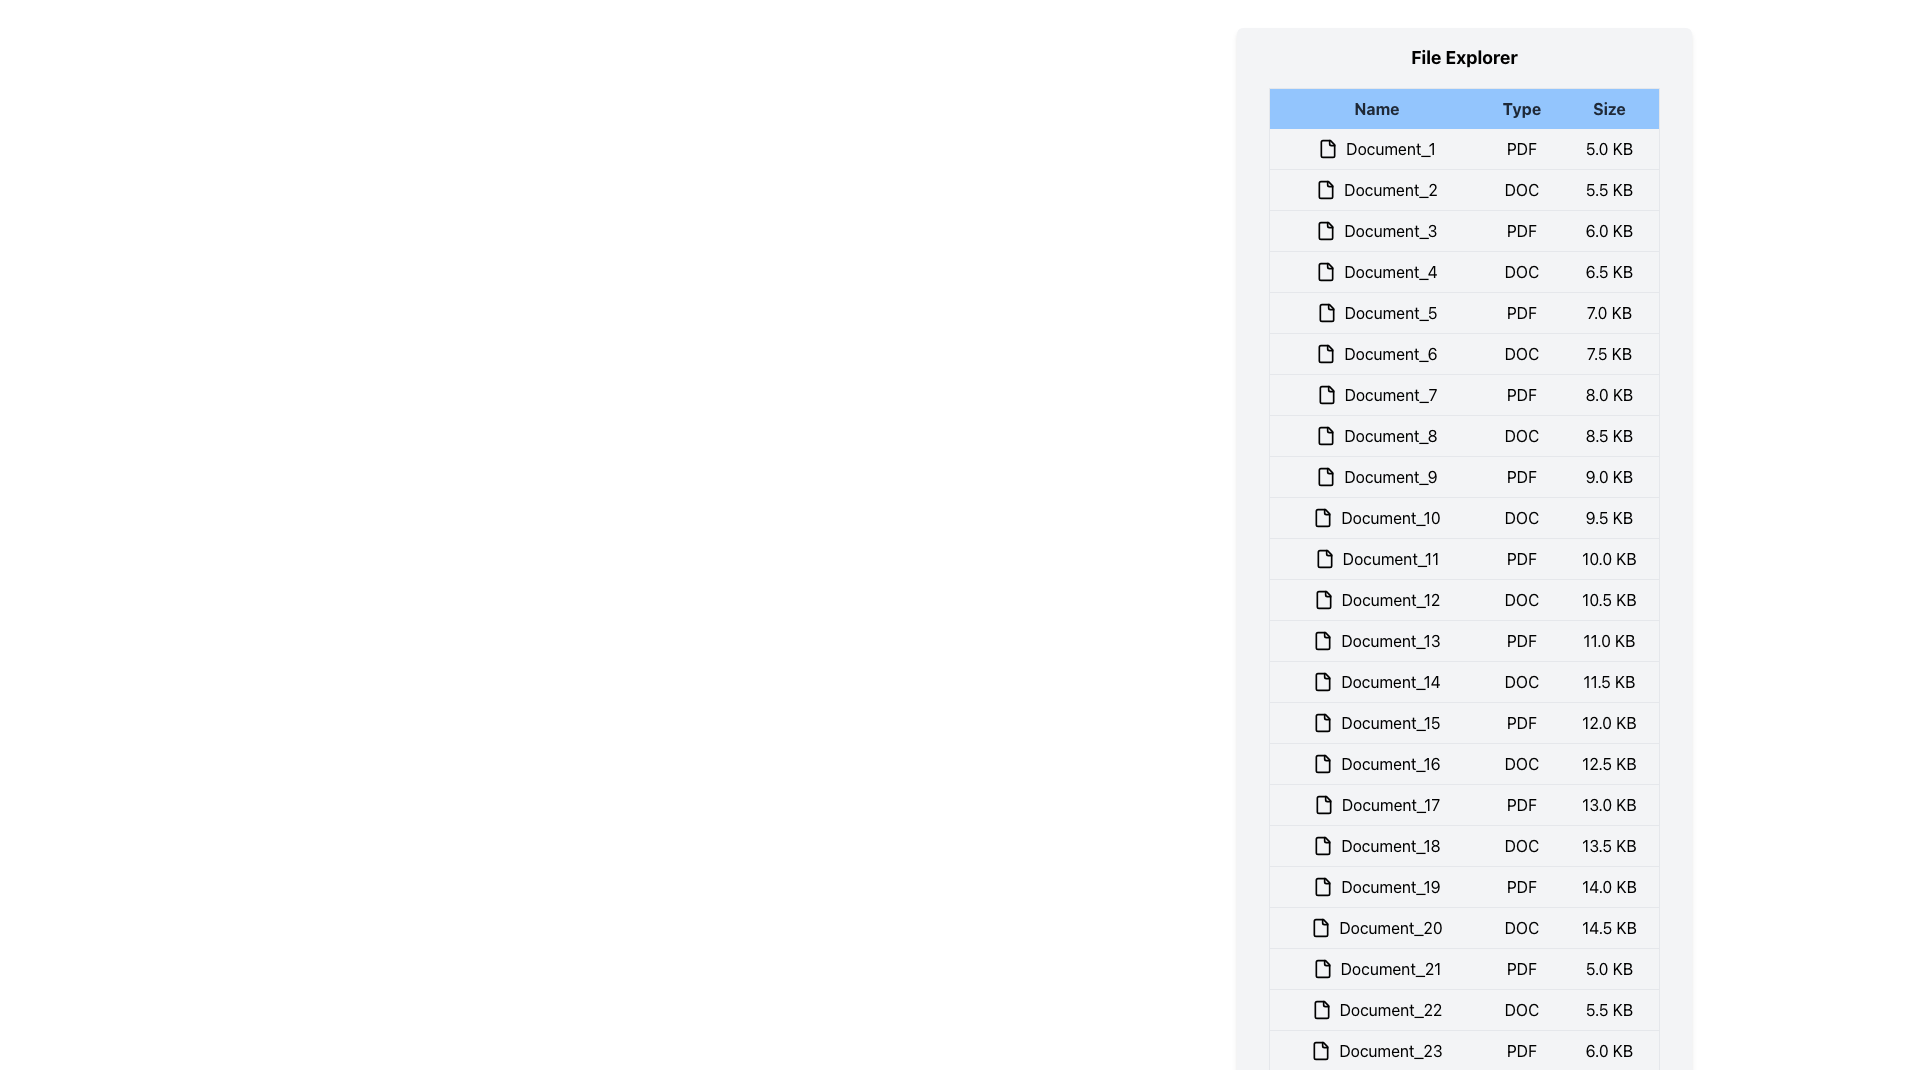  I want to click on the SVG icon representing a file that precedes the text 'Document_12' in the file list, so click(1323, 599).